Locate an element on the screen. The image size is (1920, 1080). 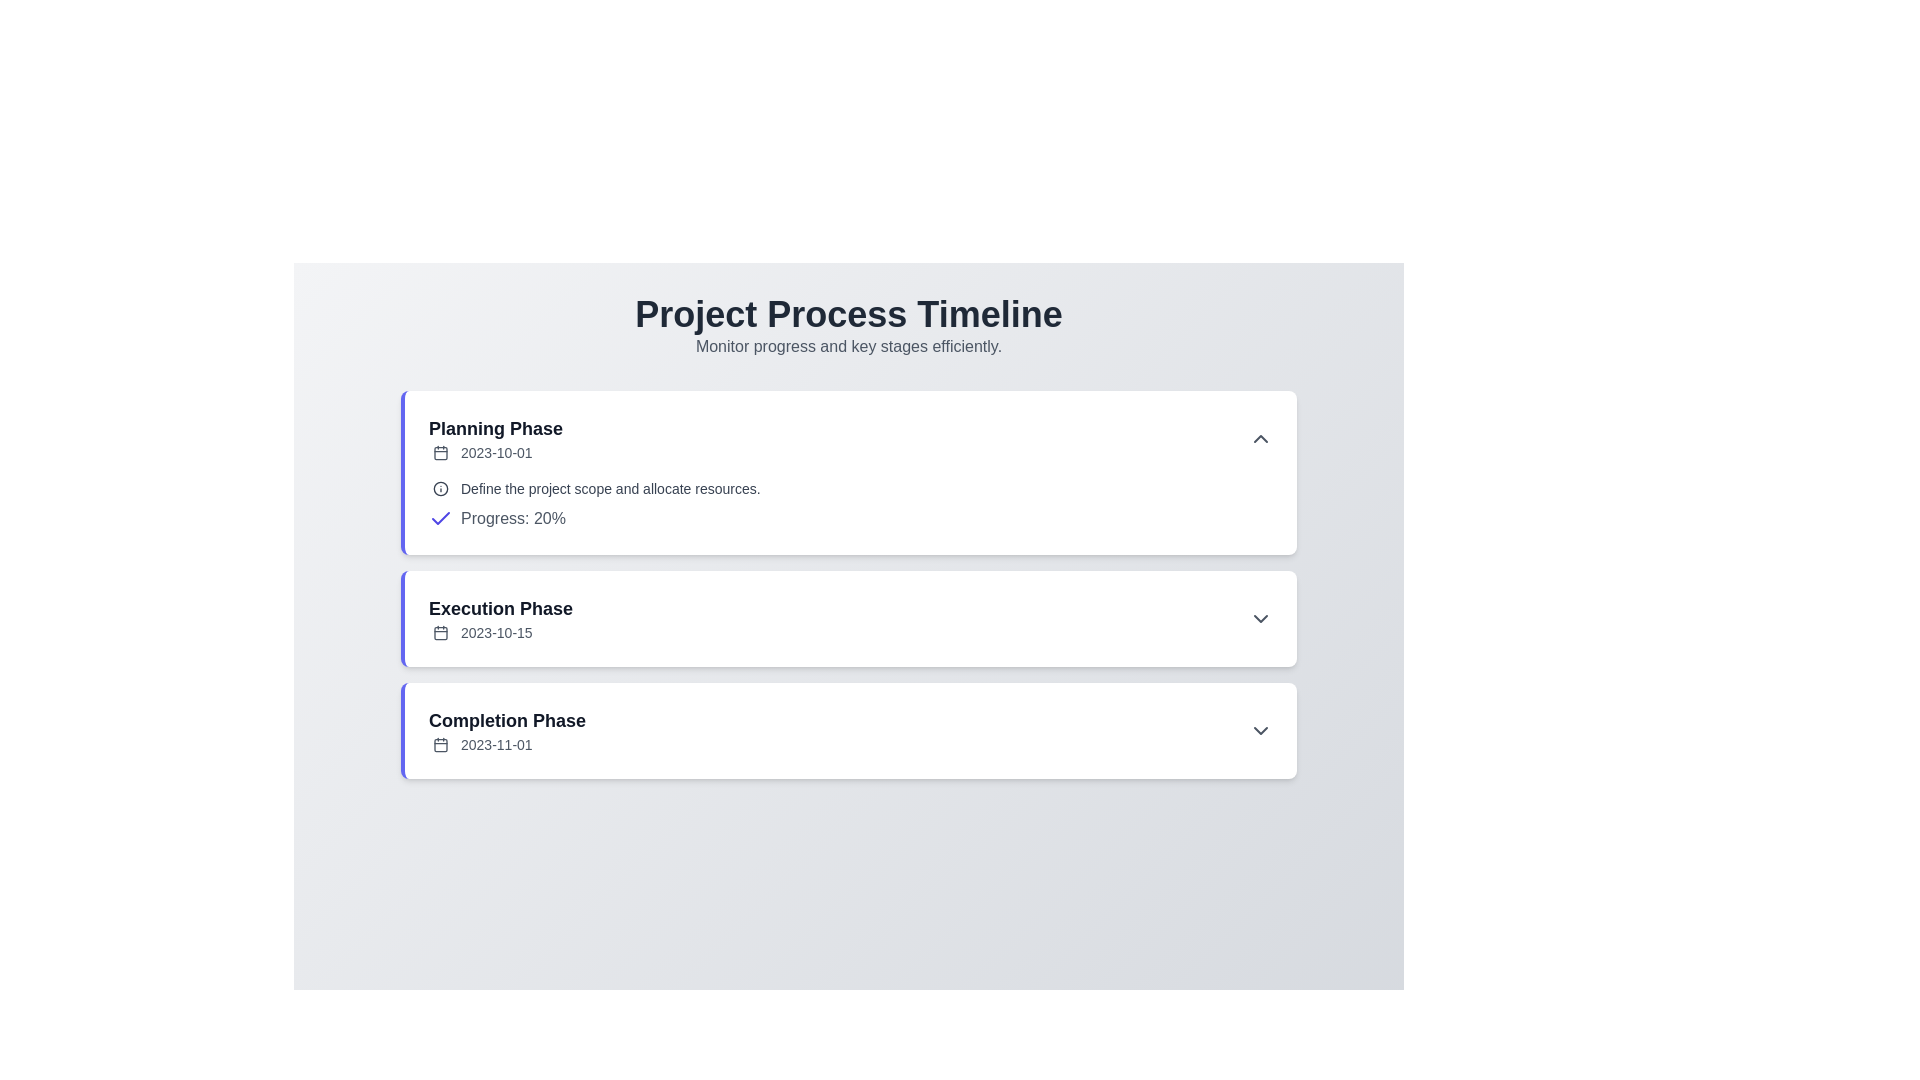
the text element that displays 'Monitor progress and key stages efficiently.' which is styled in a smaller font size and light gray color, located below the bold heading 'Project Process Timeline.' is located at coordinates (849, 346).